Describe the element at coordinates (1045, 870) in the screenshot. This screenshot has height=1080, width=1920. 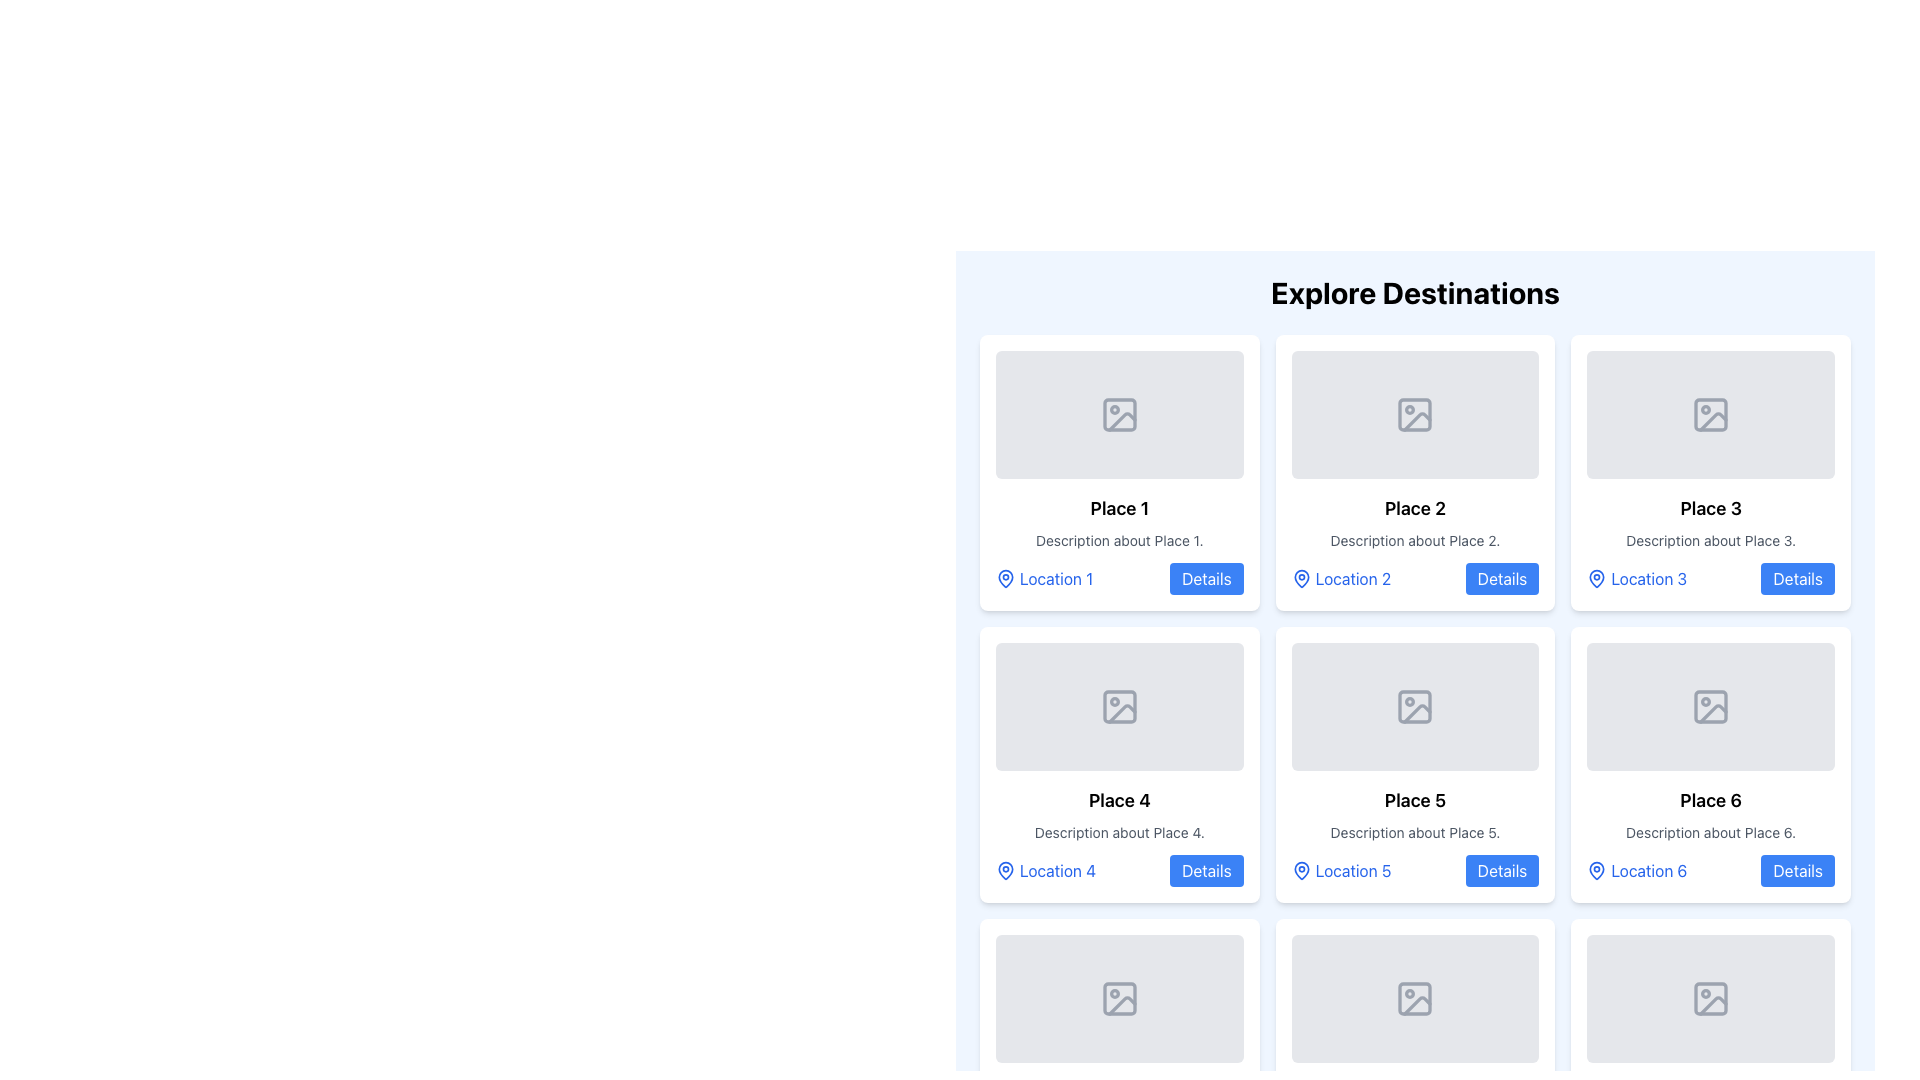
I see `the 'Location 4' text label with a map pin icon, which is styled in blue and located at the bottom-left corner of the card layout for 'Place 4'` at that location.